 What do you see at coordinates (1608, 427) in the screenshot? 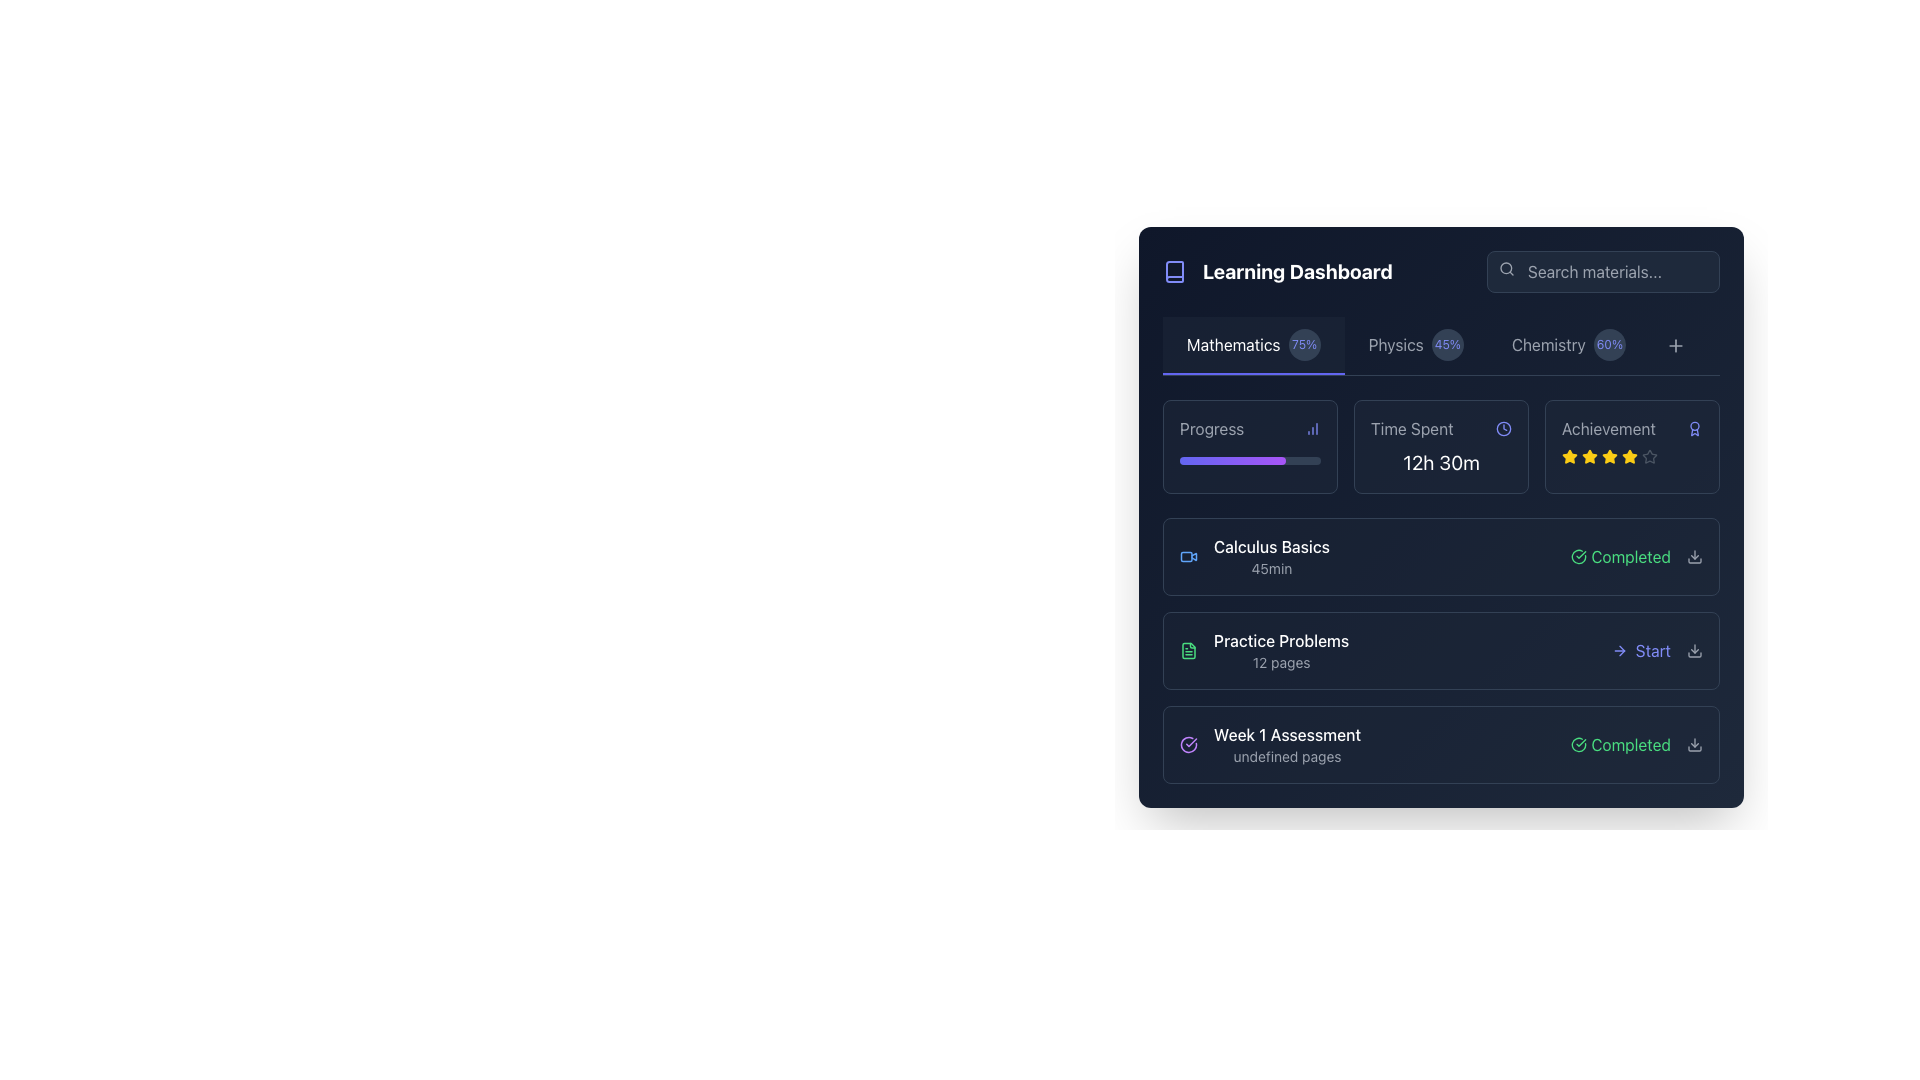
I see `the 'Achievement' static text label which is displayed in gray font next to an indigo award icon in the top-right section of the dashboard interface` at bounding box center [1608, 427].